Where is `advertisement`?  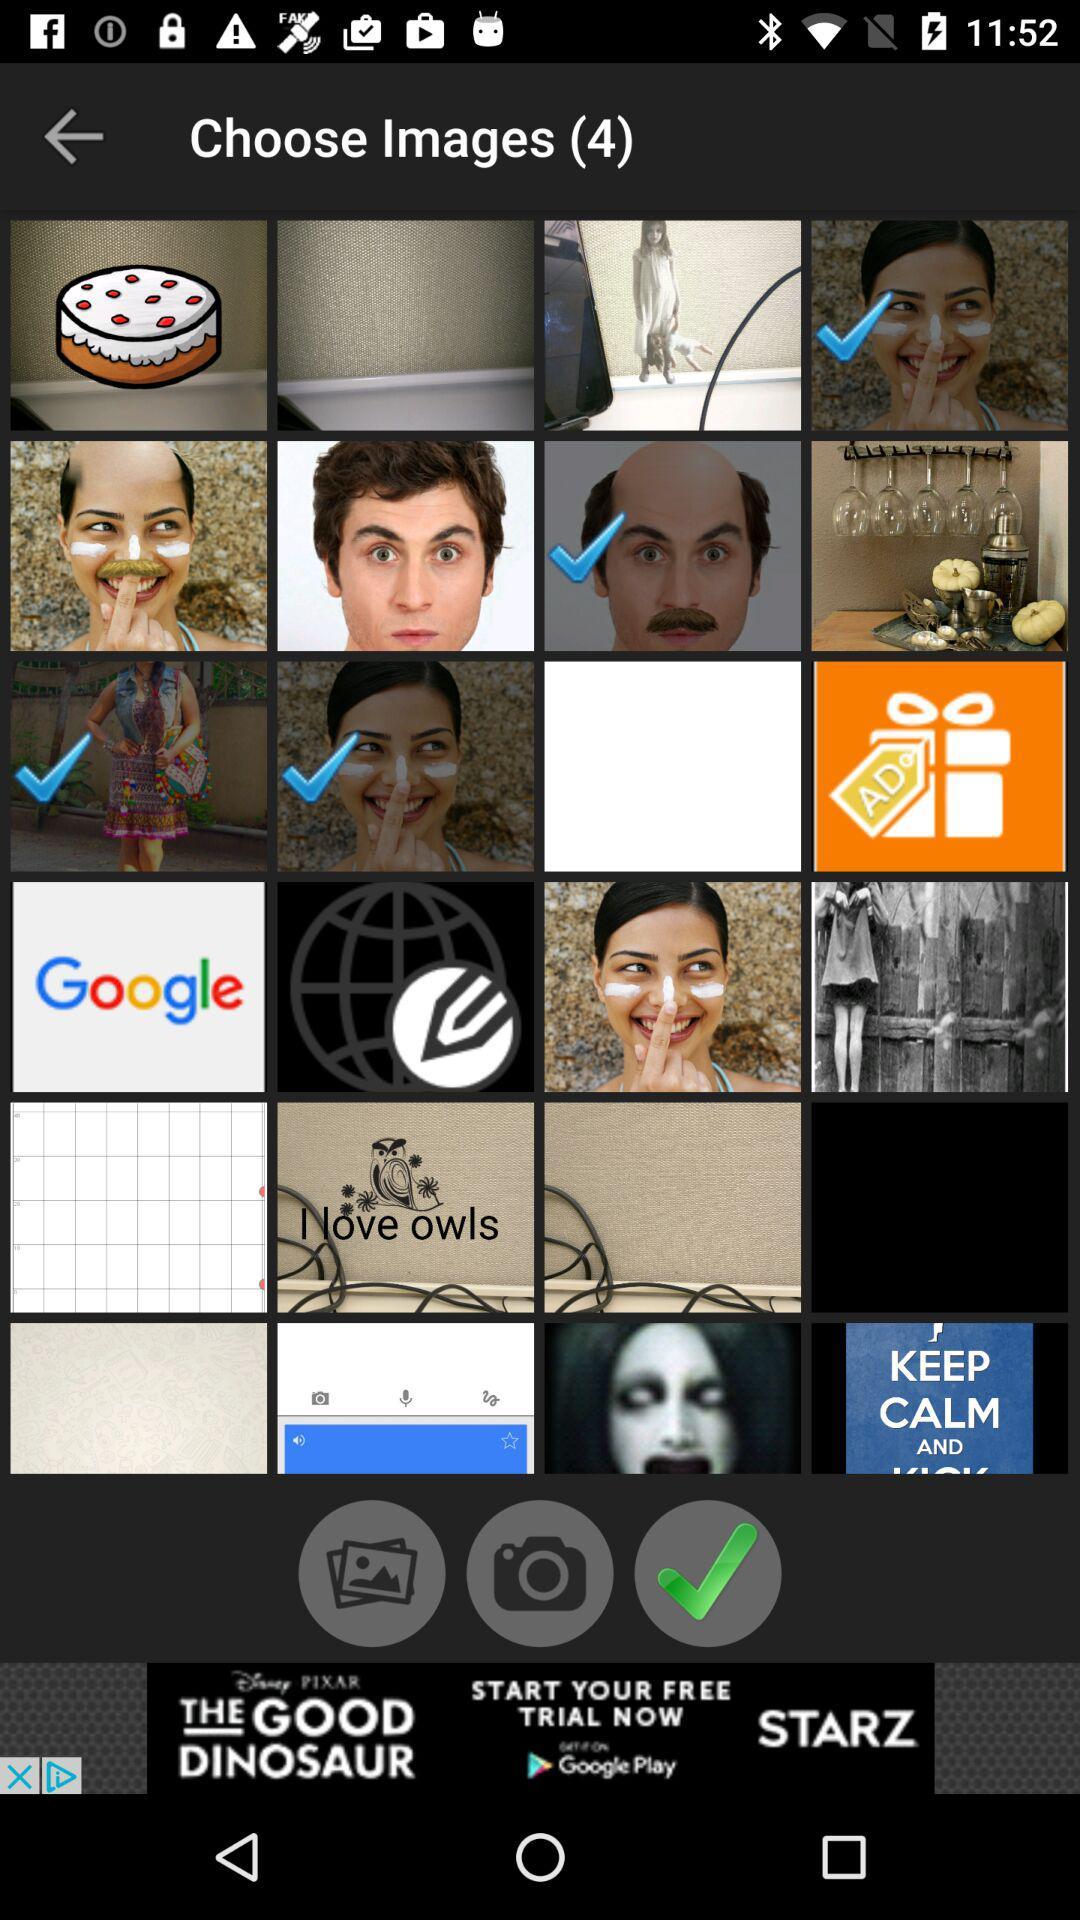 advertisement is located at coordinates (540, 1727).